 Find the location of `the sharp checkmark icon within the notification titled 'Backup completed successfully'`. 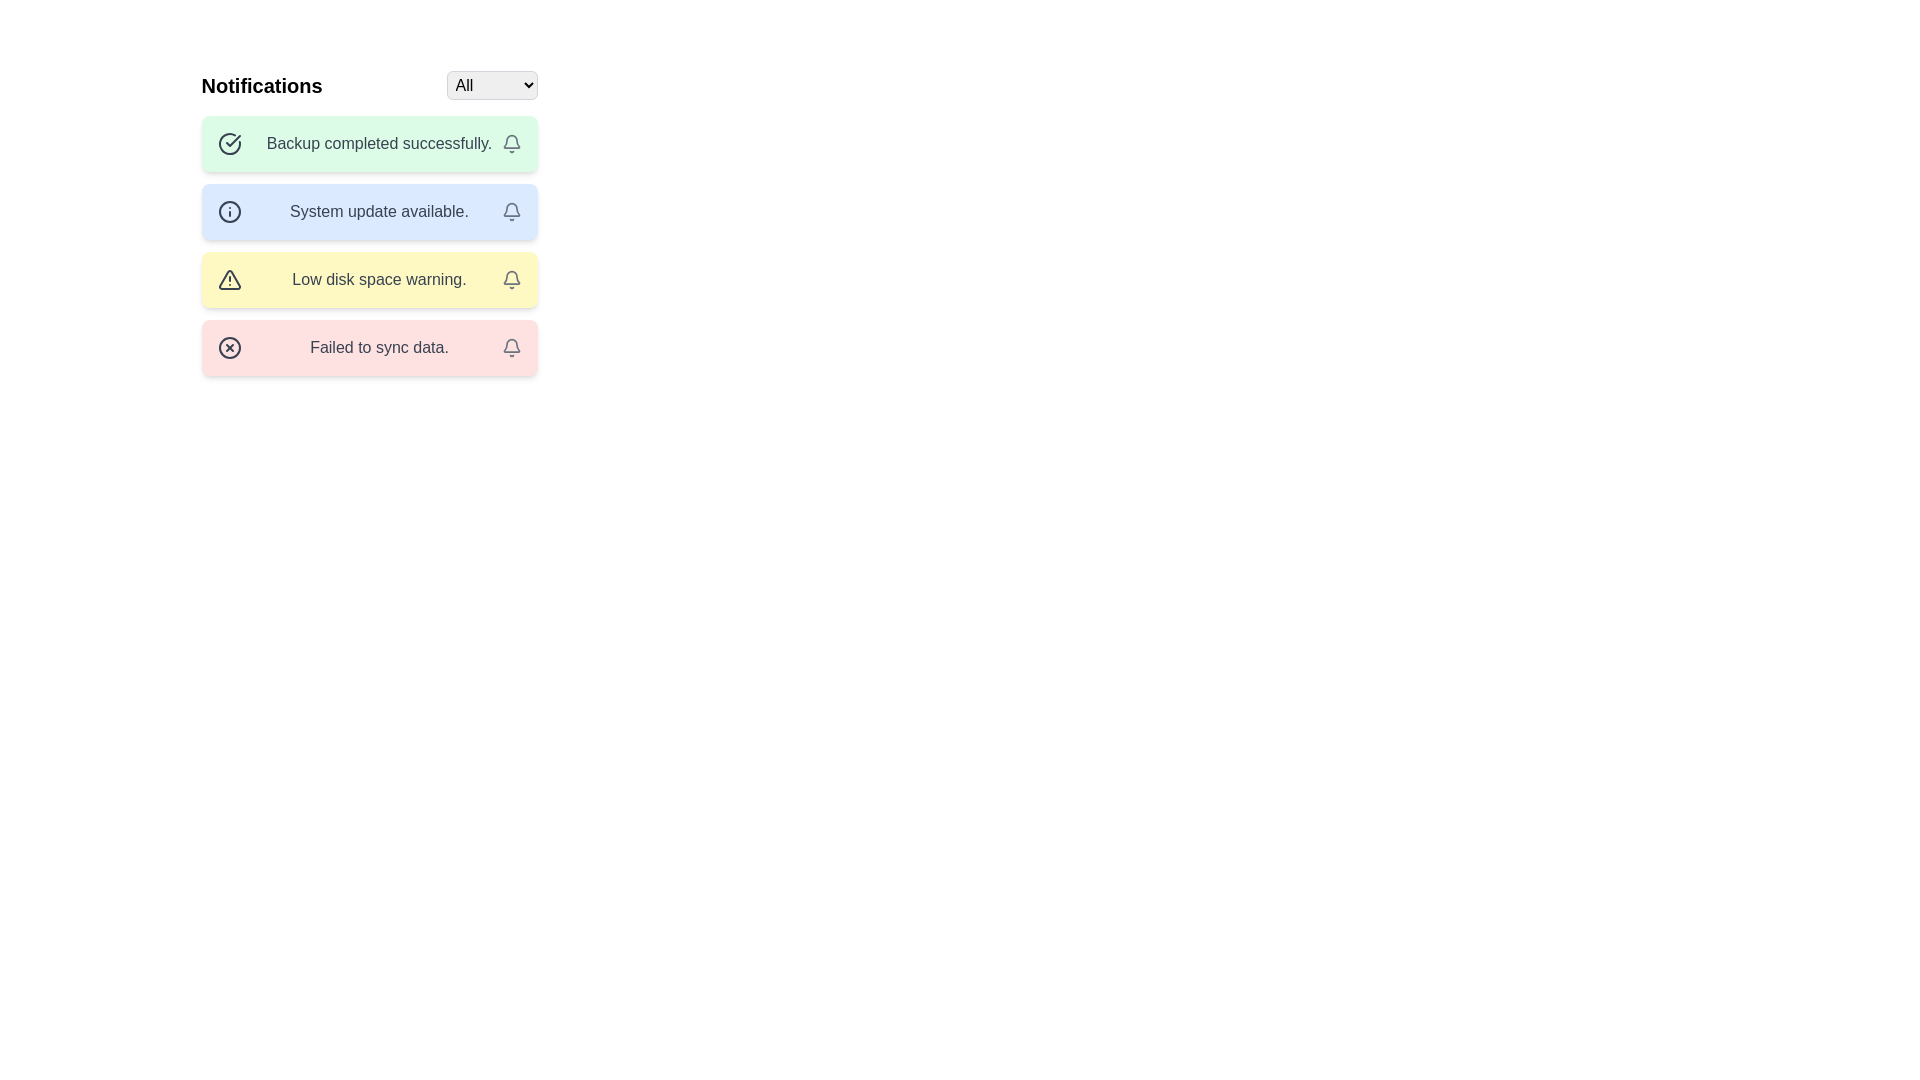

the sharp checkmark icon within the notification titled 'Backup completed successfully' is located at coordinates (233, 140).